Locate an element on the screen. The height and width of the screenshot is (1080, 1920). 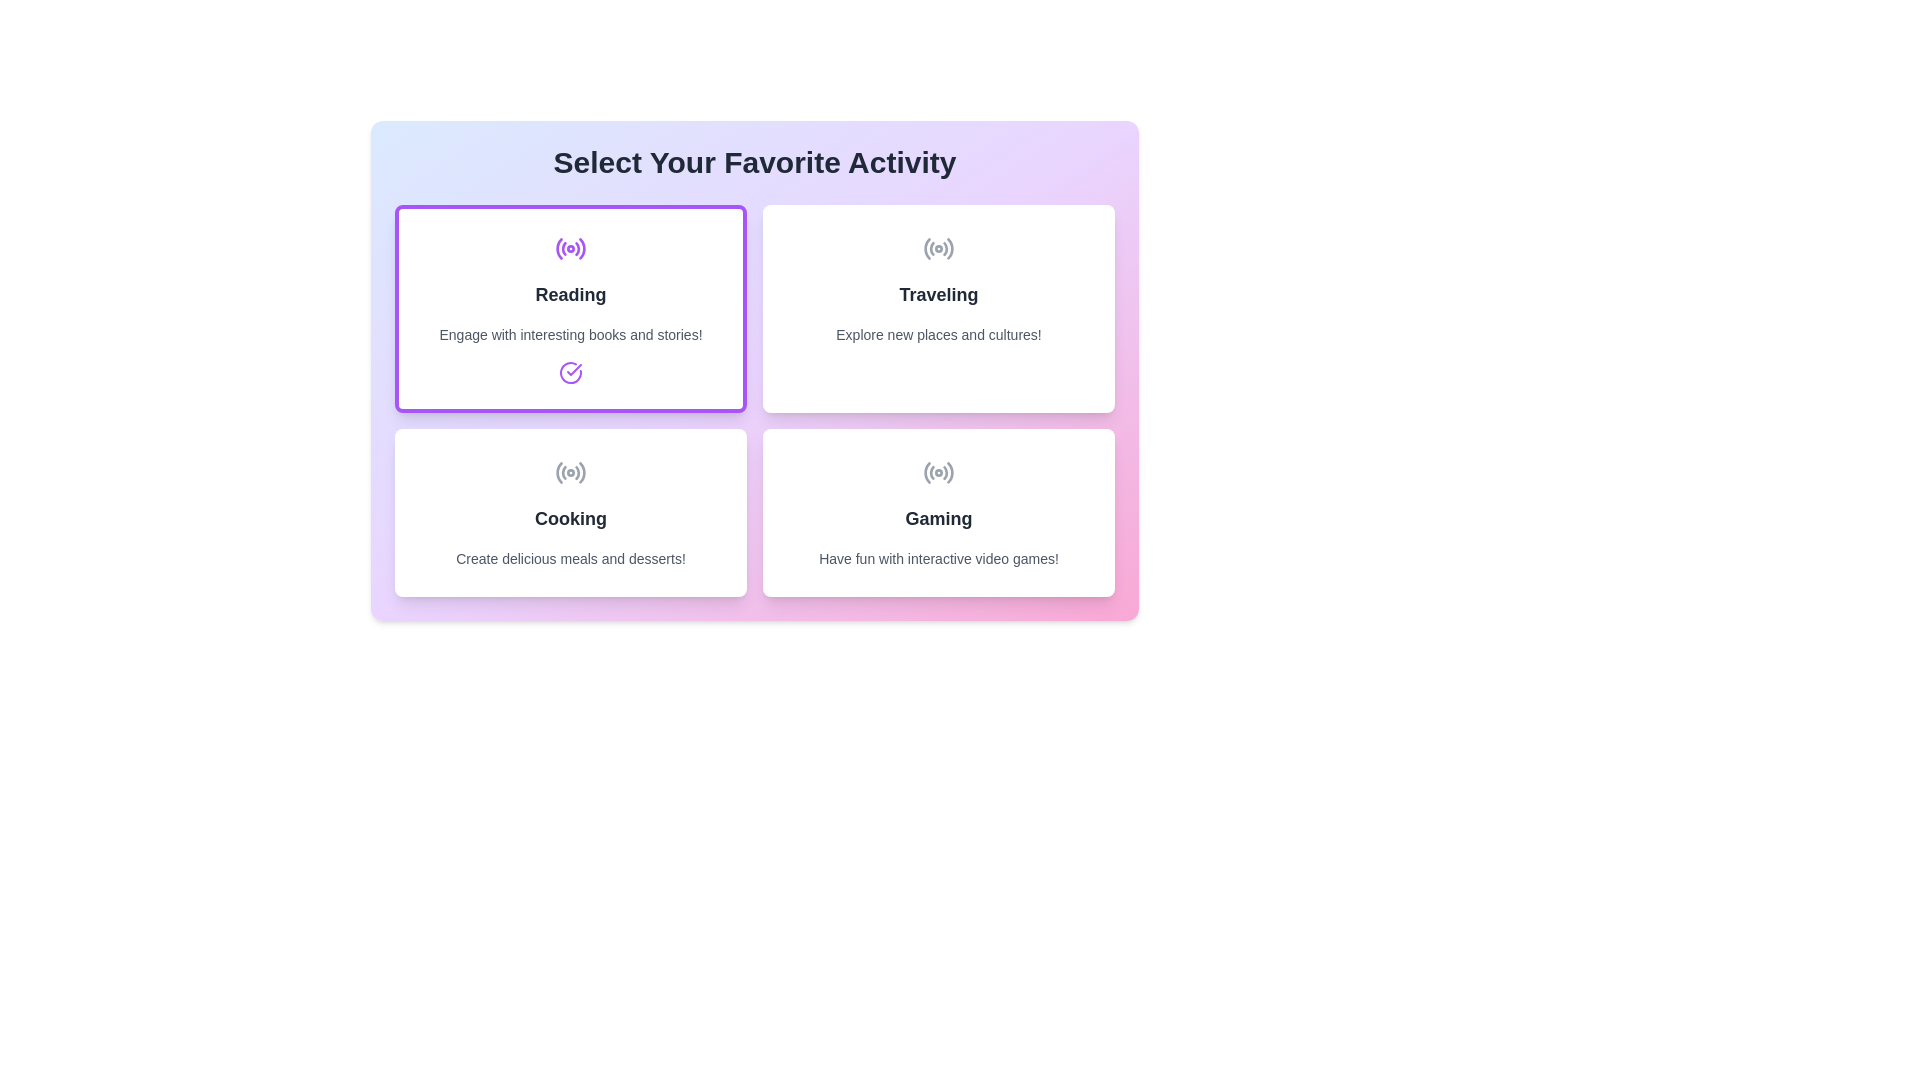
the circular icon with a checkmark inside, styled with a purple border, located at the bottom of the card labeled 'Reading' is located at coordinates (570, 373).